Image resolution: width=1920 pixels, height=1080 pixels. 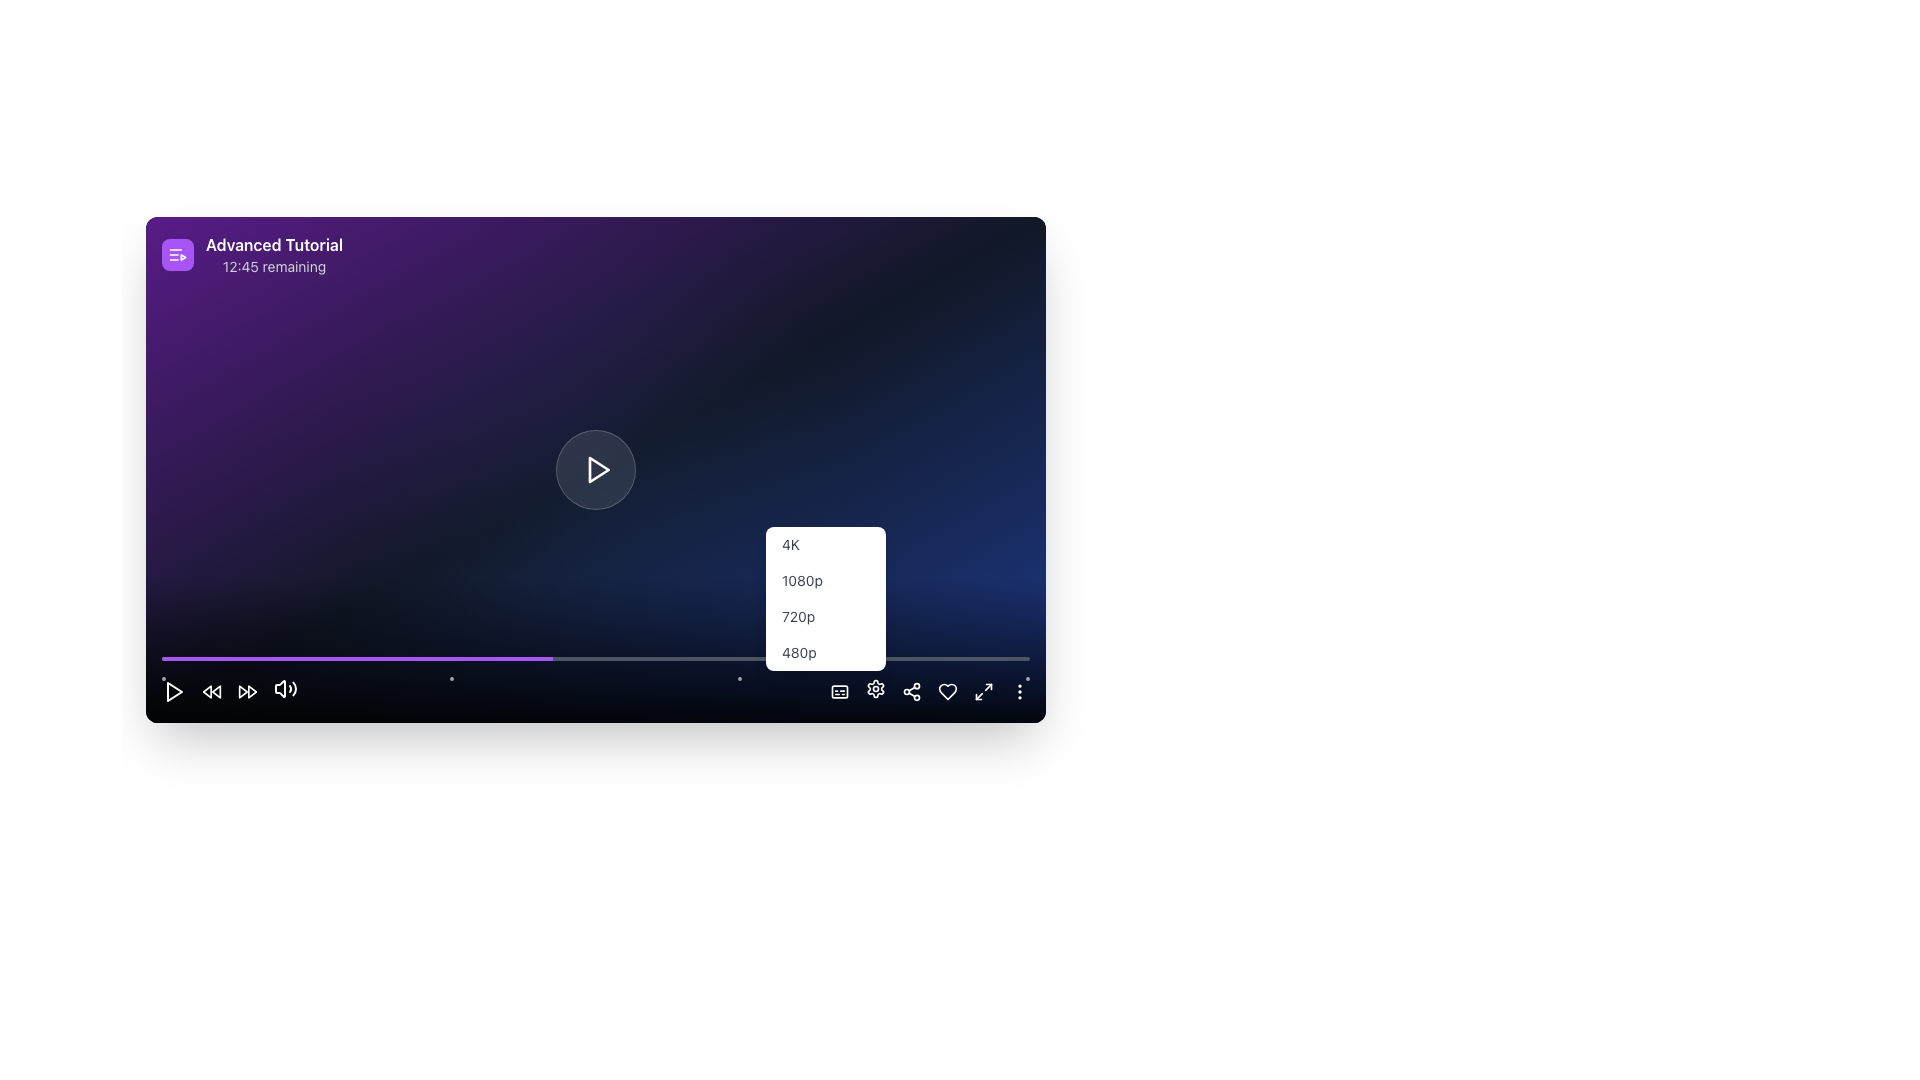 What do you see at coordinates (273, 253) in the screenshot?
I see `the static text block displaying 'Advanced Tutorial' and '12:45 remaining', located in the upper-left corner of the interface` at bounding box center [273, 253].